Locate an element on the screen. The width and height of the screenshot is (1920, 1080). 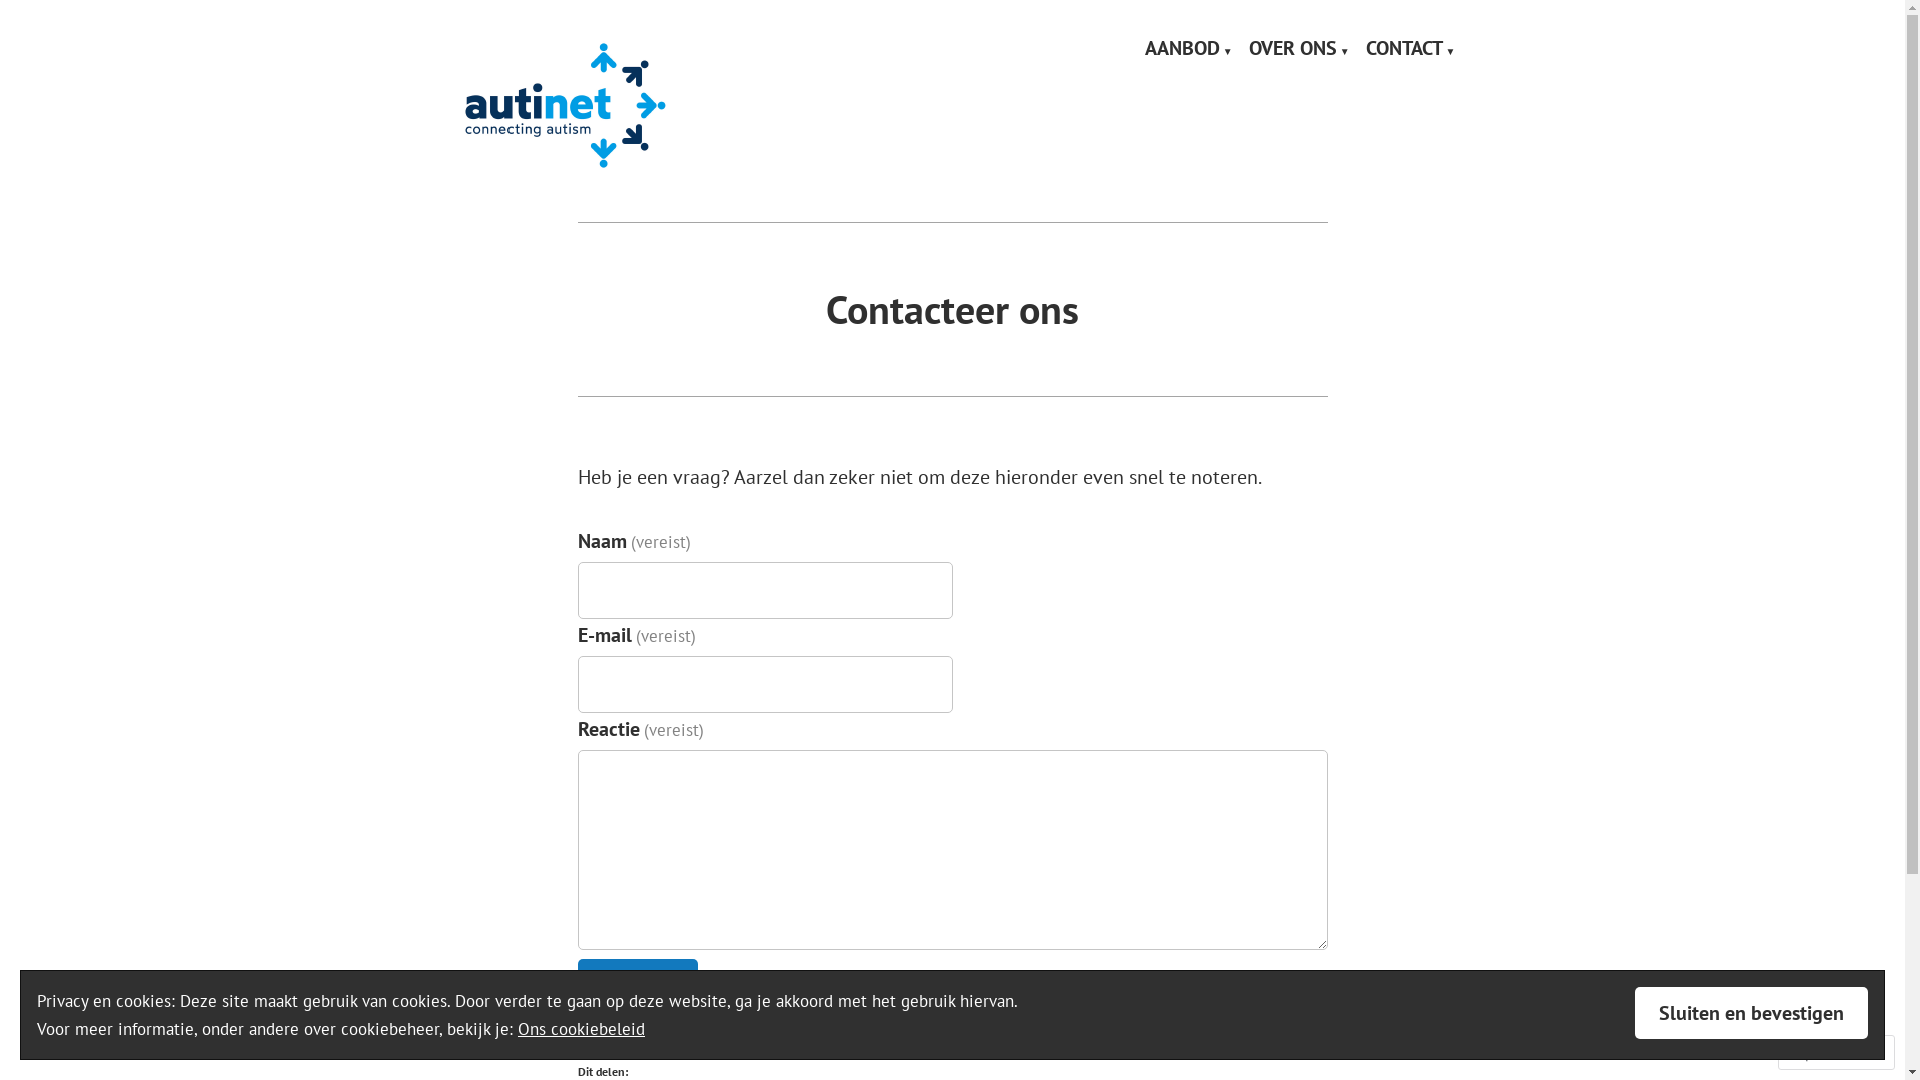
'Sluiten en bevestigen' is located at coordinates (1750, 1013).